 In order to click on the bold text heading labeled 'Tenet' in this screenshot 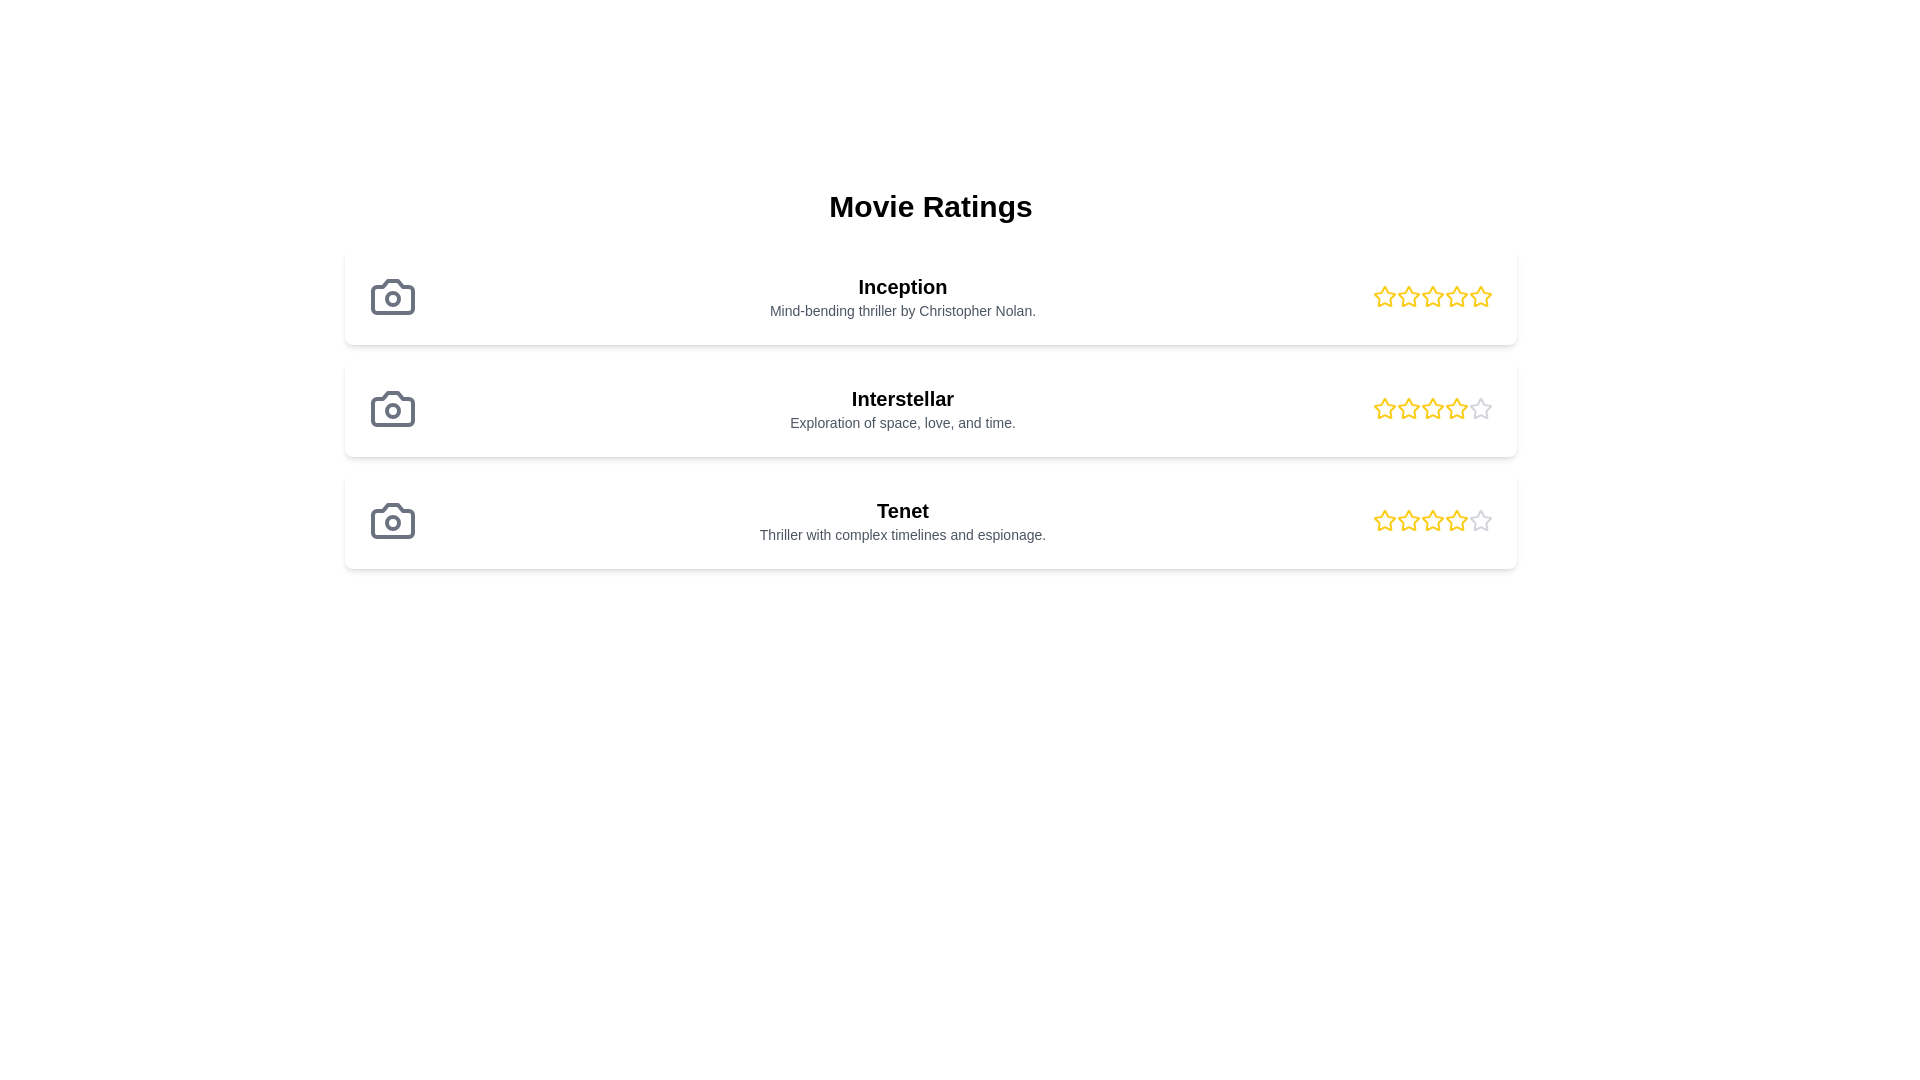, I will do `click(901, 509)`.